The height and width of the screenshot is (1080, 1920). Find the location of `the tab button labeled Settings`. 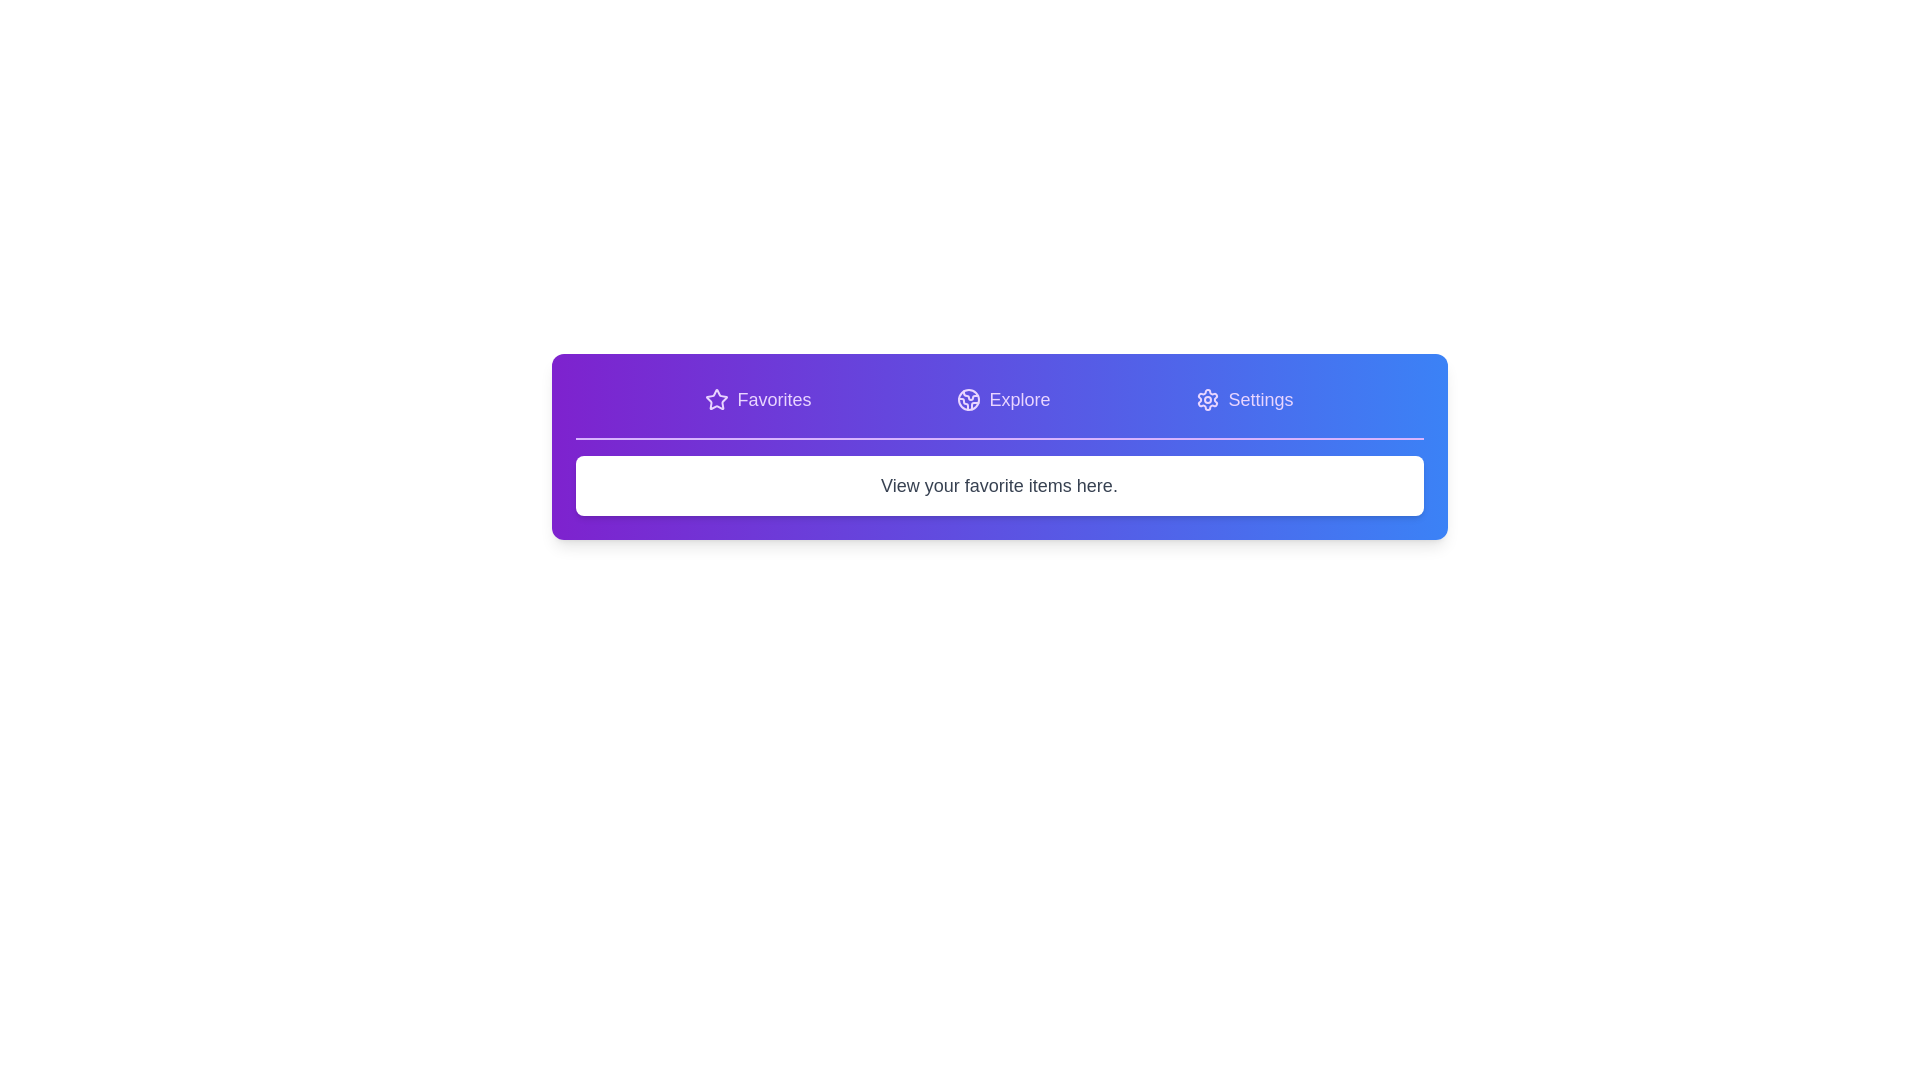

the tab button labeled Settings is located at coordinates (1243, 400).